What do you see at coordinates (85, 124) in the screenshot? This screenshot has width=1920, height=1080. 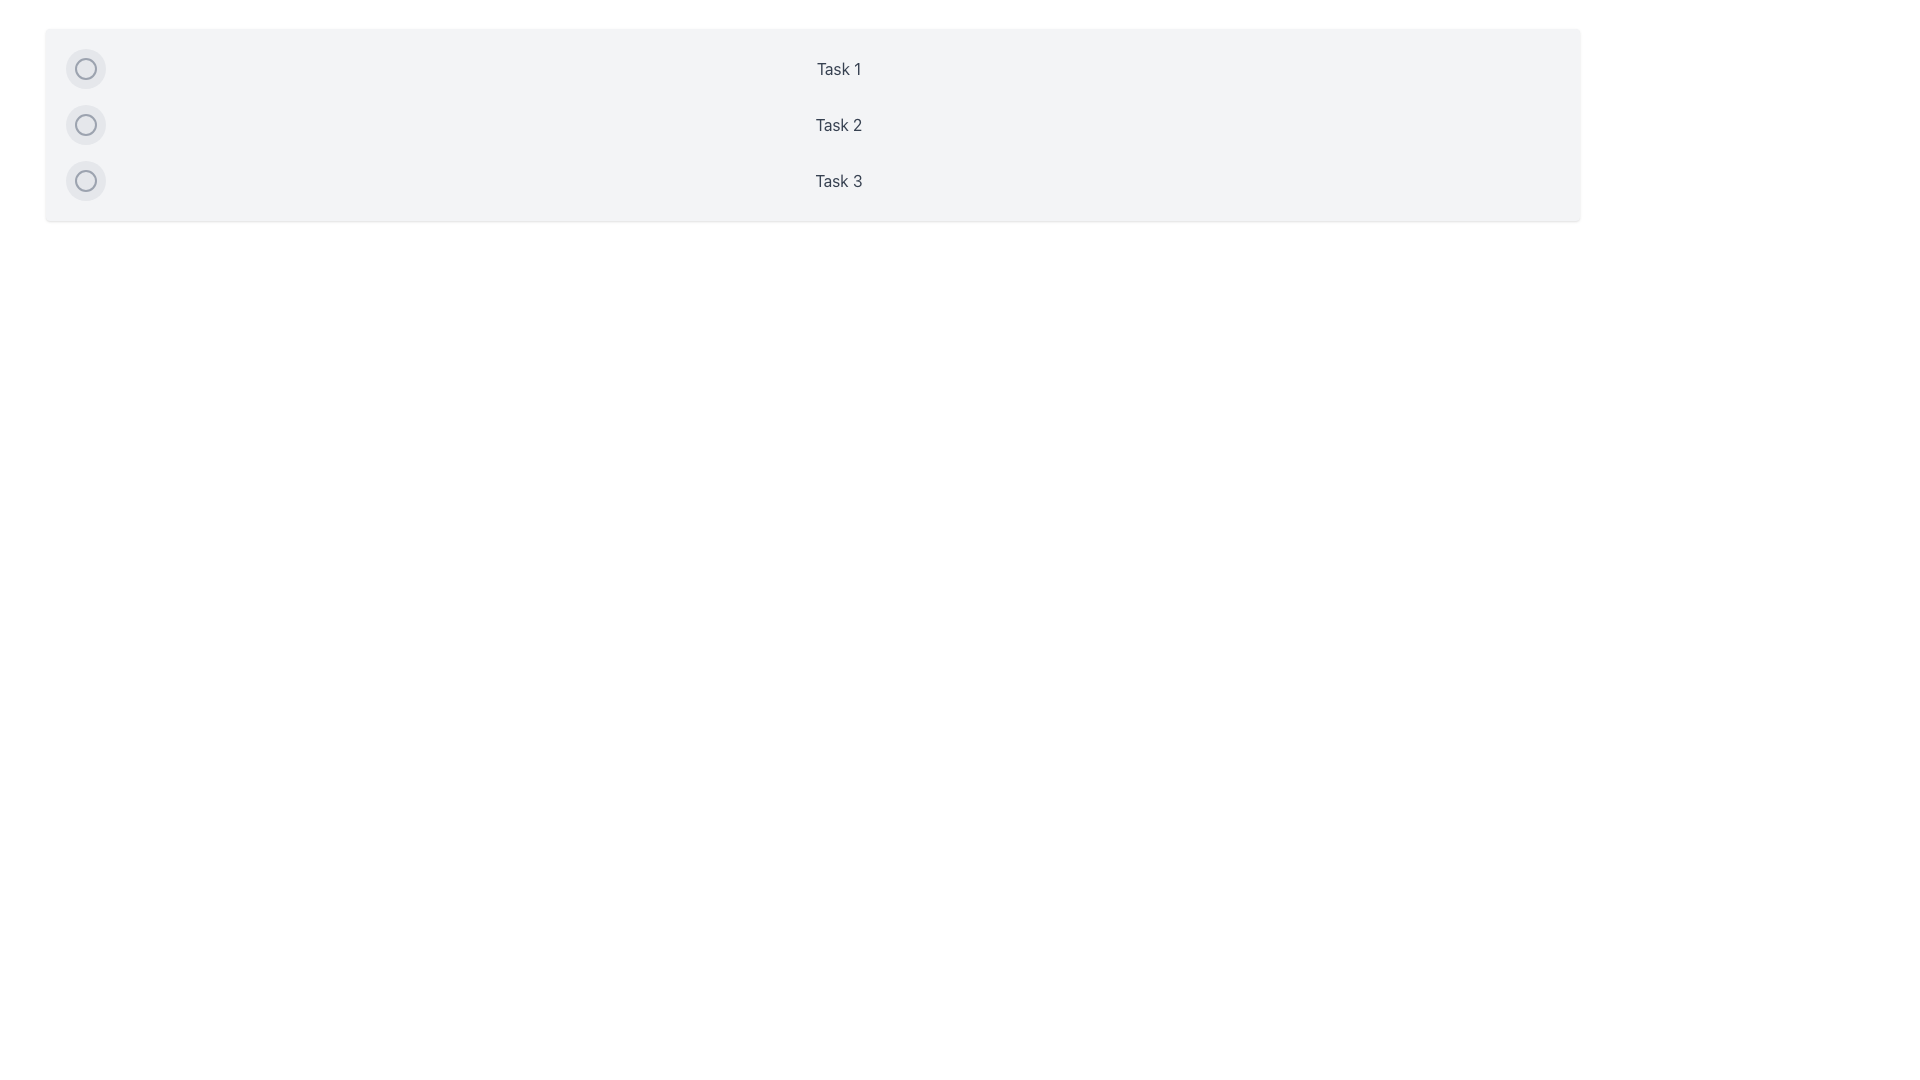 I see `the button associated with 'Task 2', which is a circular button located to the left of the task label in a vertical list` at bounding box center [85, 124].